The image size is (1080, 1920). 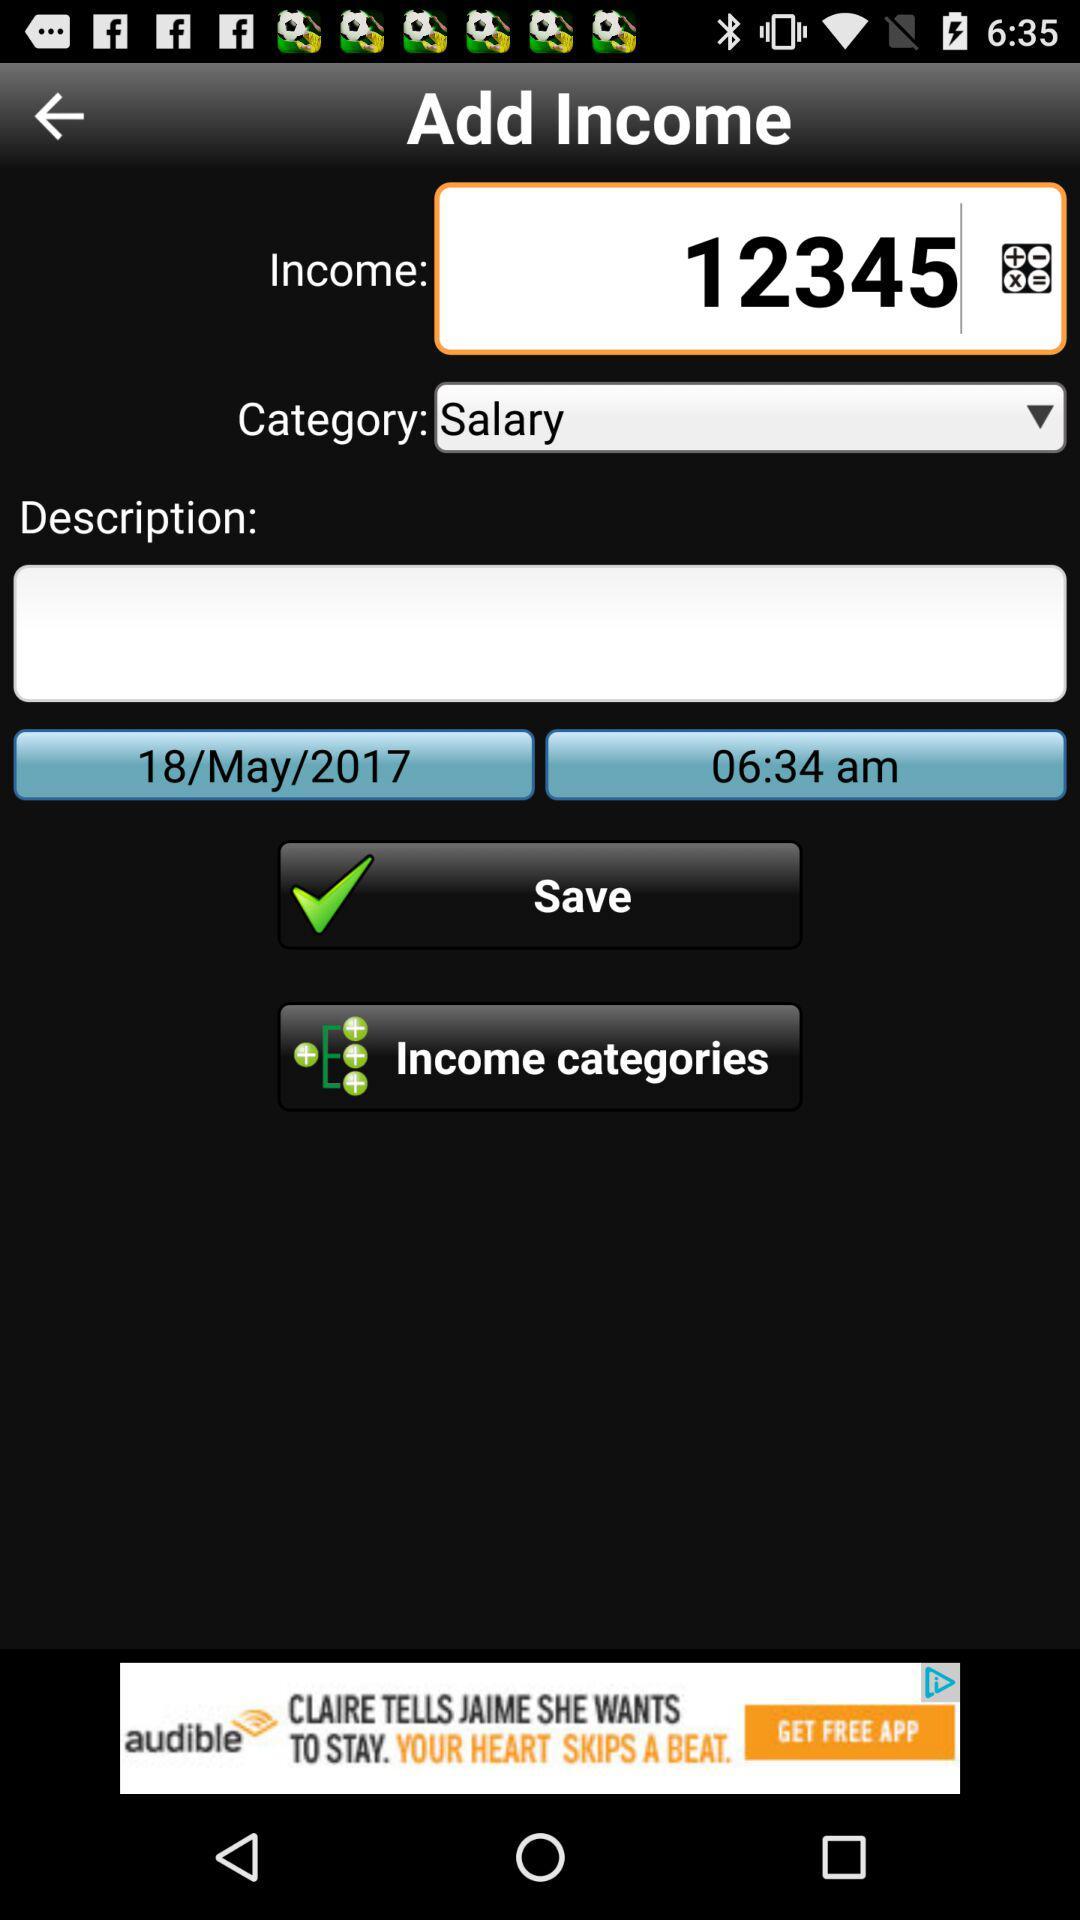 What do you see at coordinates (58, 114) in the screenshot?
I see `back button` at bounding box center [58, 114].